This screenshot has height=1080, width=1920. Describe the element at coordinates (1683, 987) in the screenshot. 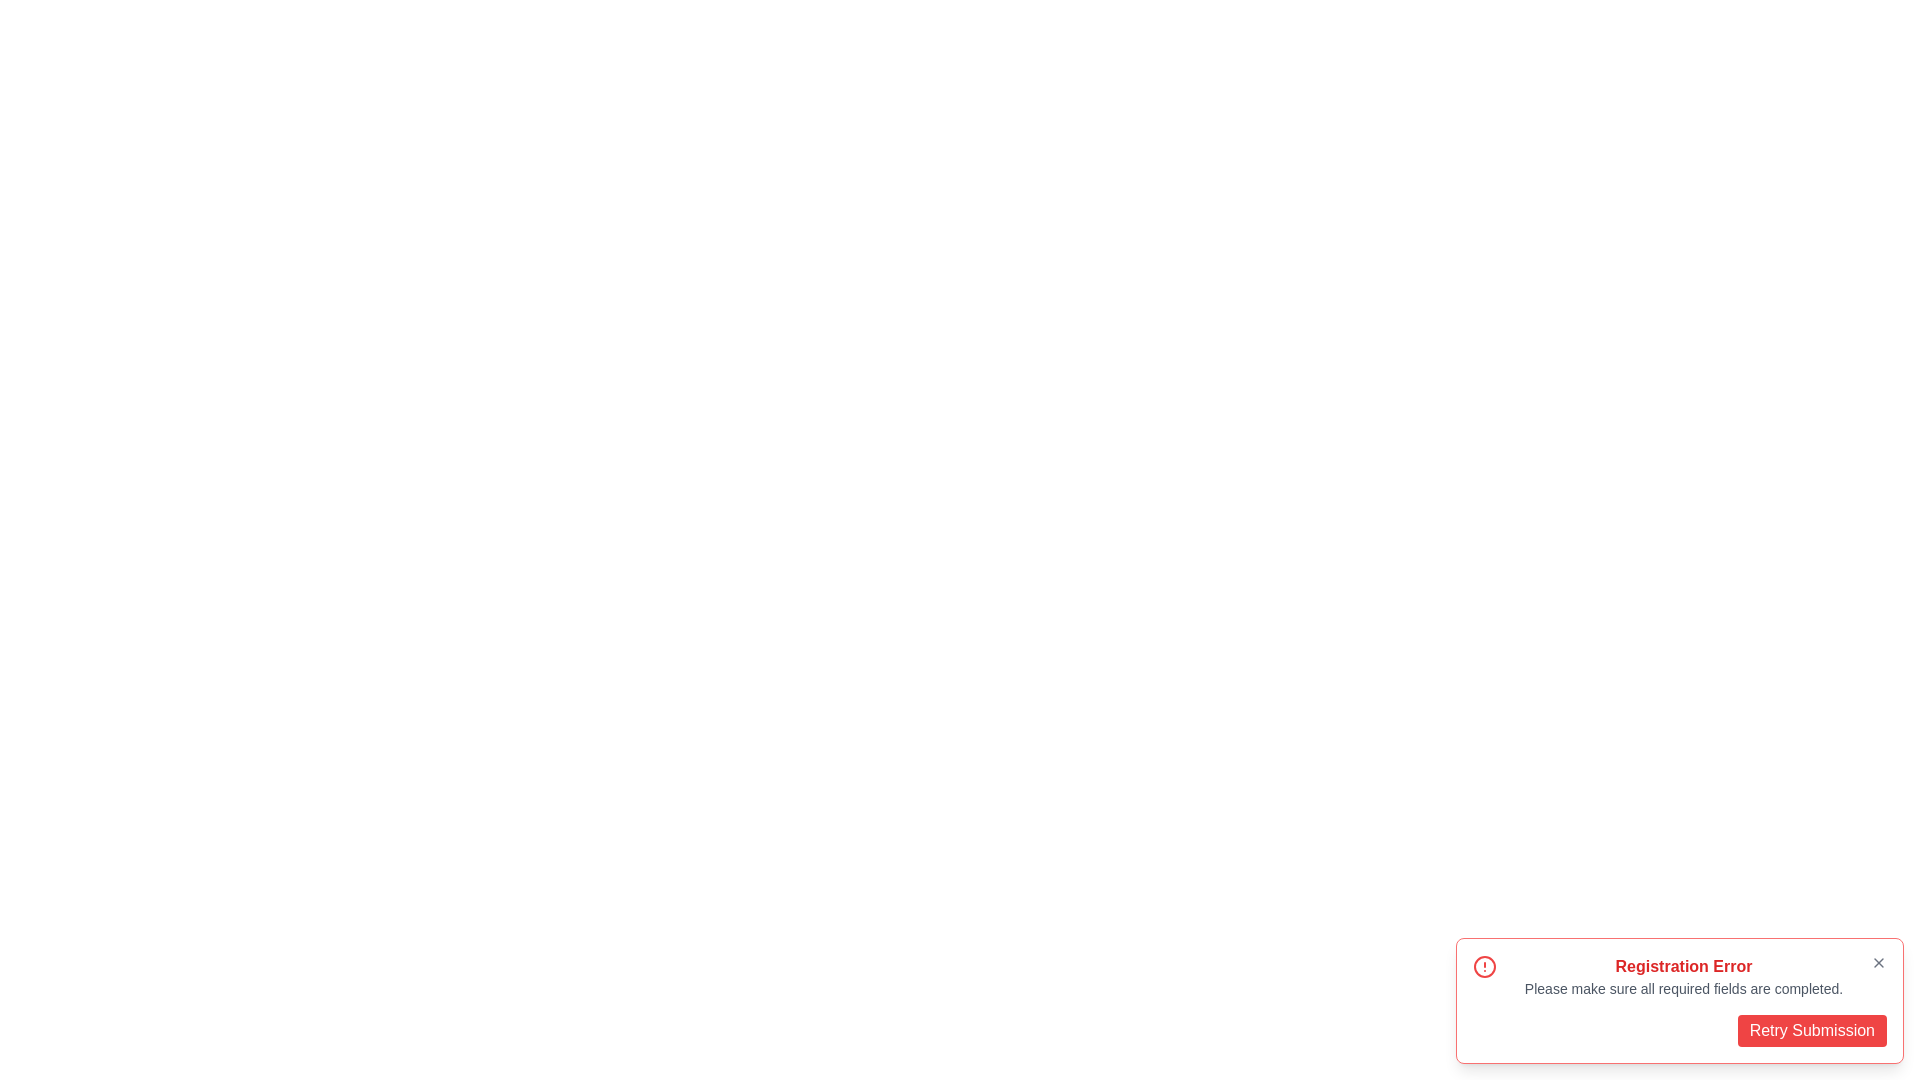

I see `the text label that reads 'Please make sure all required fields are completed.' which is styled with a small font size and gray color, located below the red-colored error title in the error message group` at that location.